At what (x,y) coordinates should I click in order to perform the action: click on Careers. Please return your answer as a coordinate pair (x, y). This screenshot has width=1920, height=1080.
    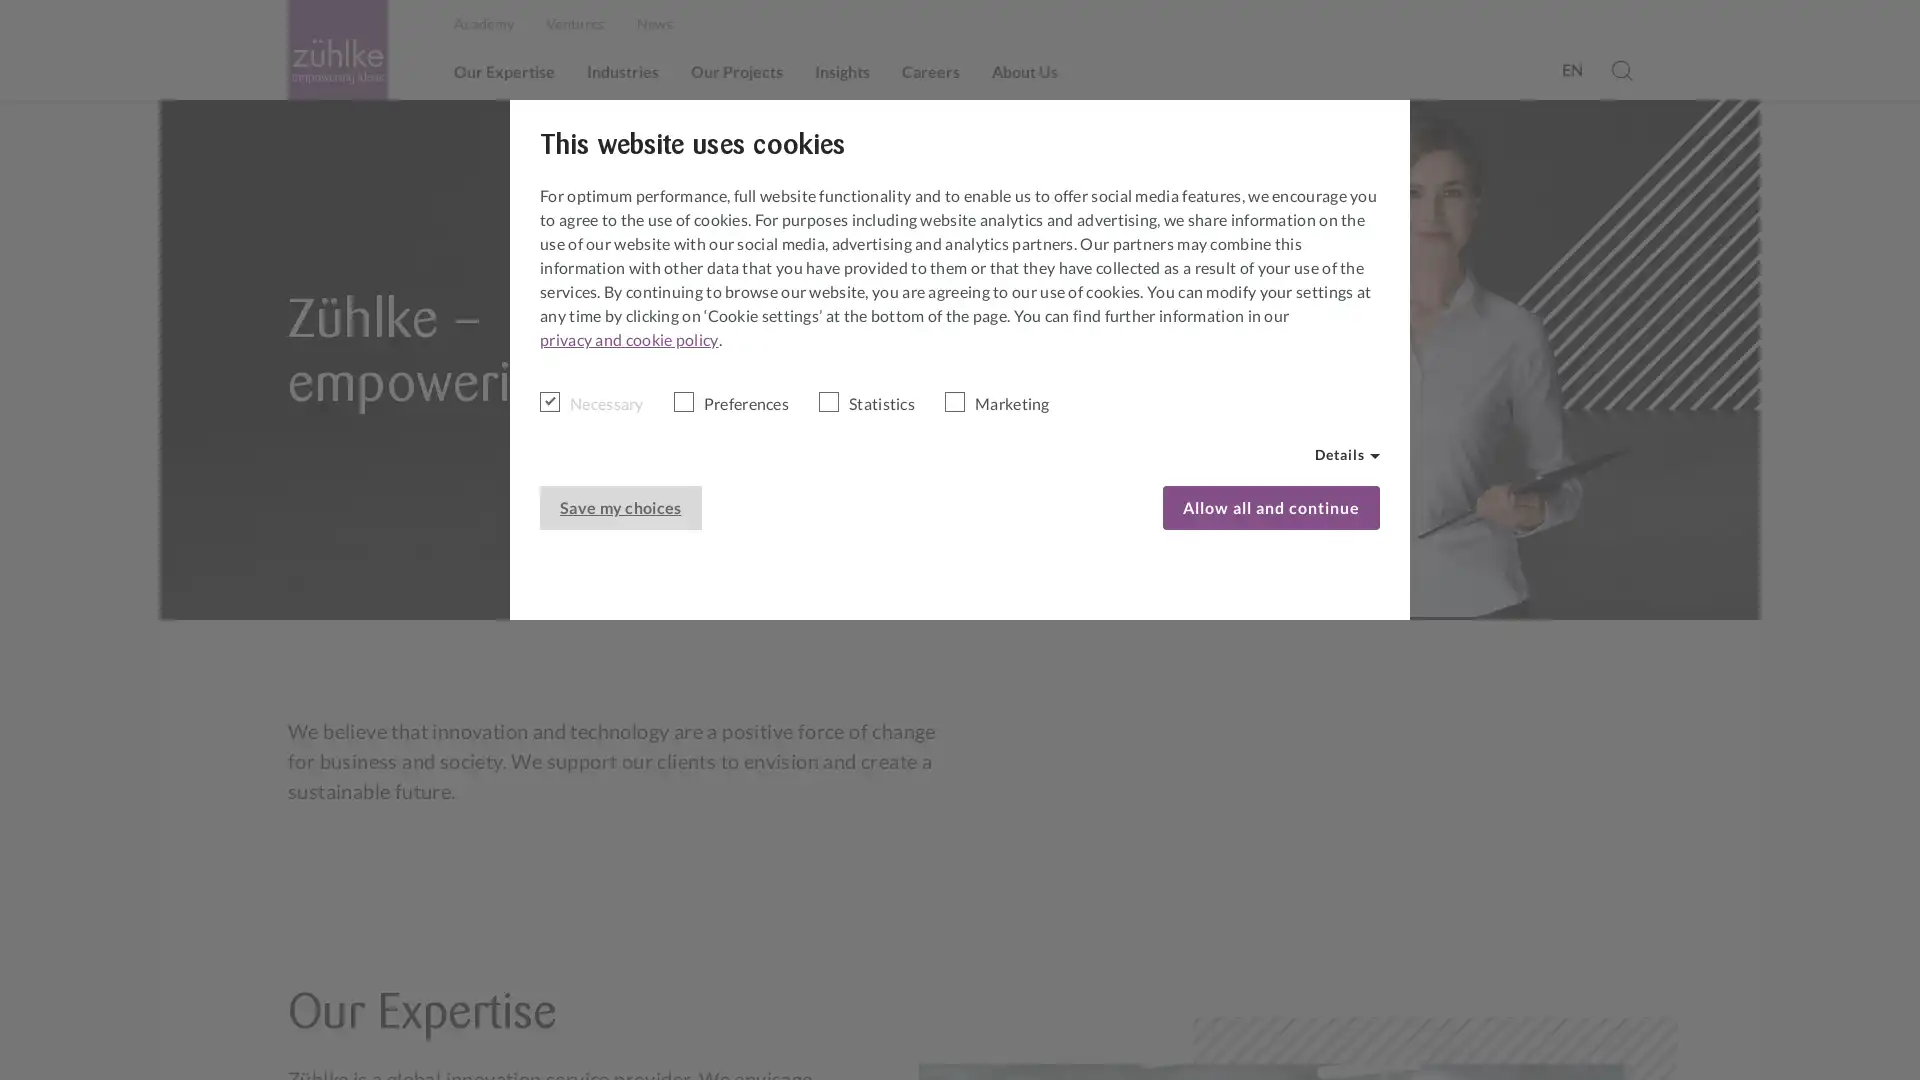
    Looking at the image, I should click on (930, 71).